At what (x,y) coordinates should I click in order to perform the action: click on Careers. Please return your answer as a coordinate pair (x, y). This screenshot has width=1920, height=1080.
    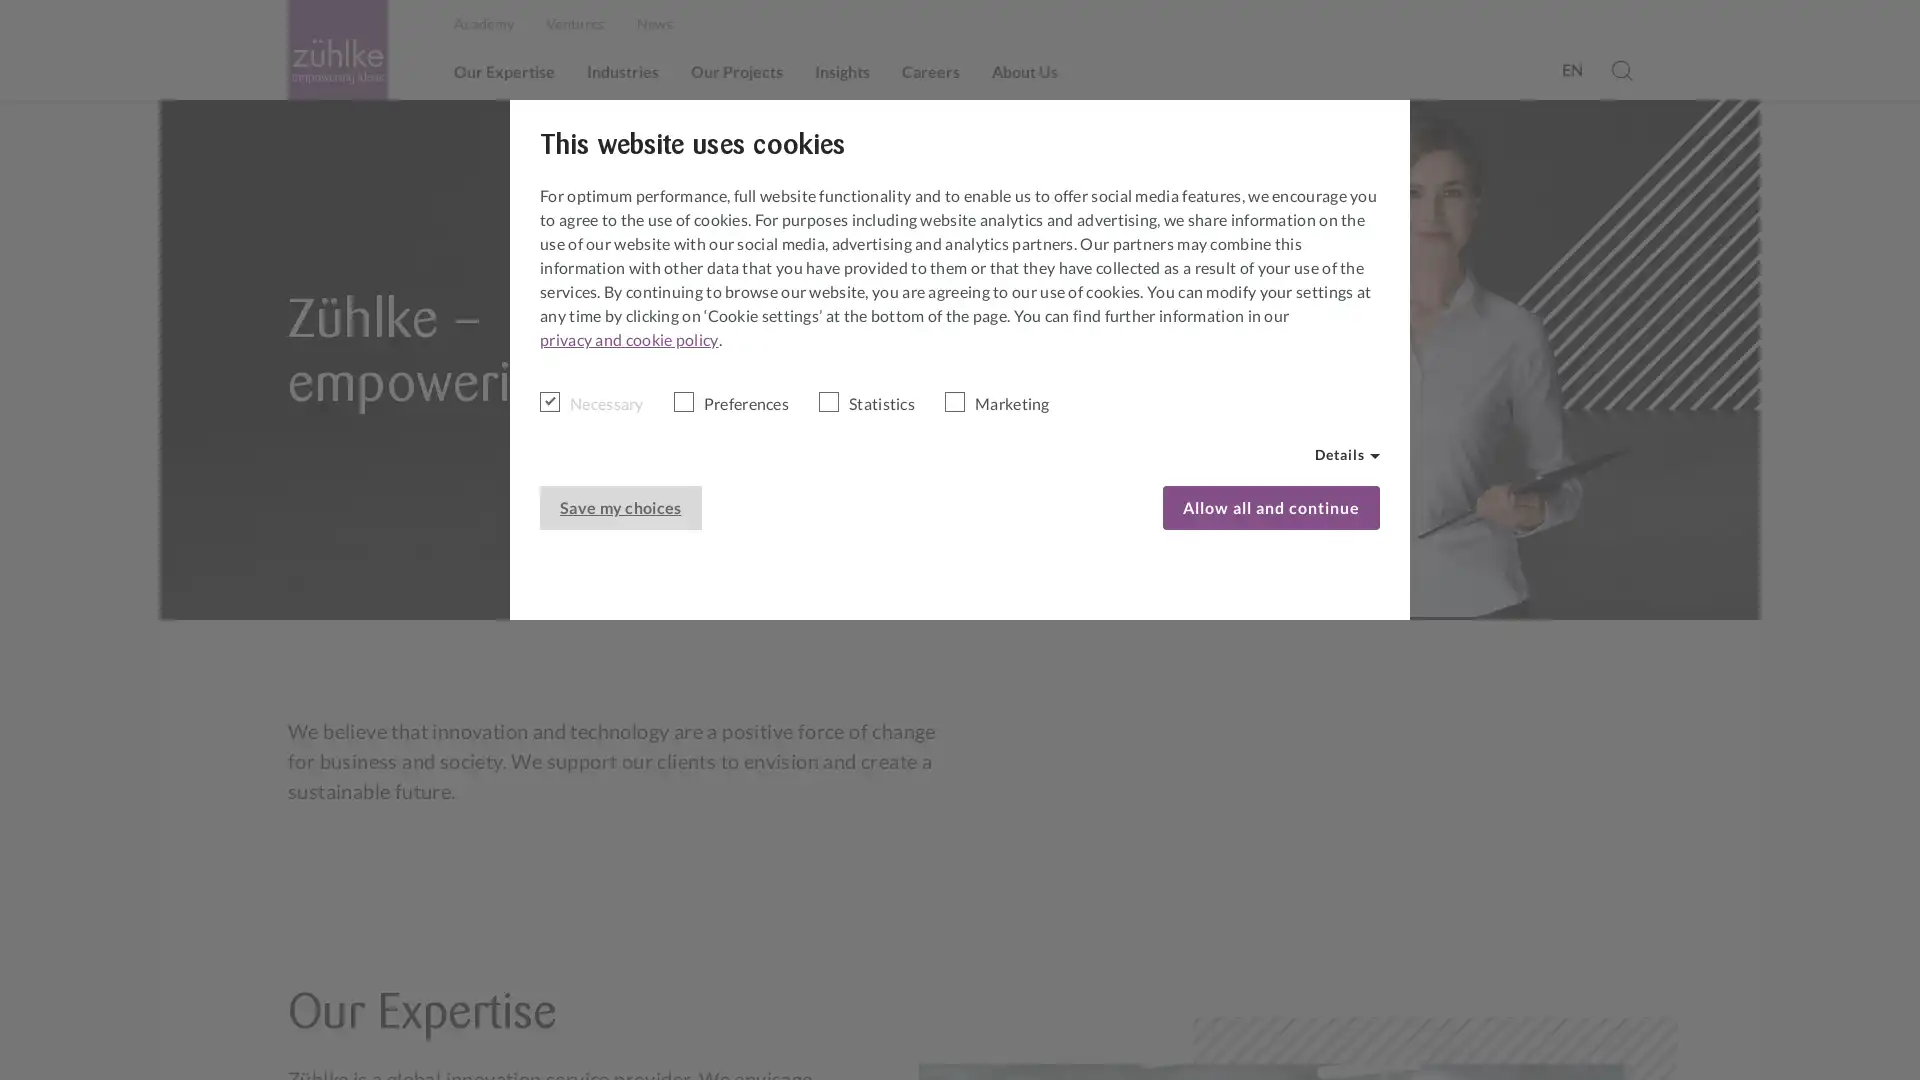
    Looking at the image, I should click on (930, 71).